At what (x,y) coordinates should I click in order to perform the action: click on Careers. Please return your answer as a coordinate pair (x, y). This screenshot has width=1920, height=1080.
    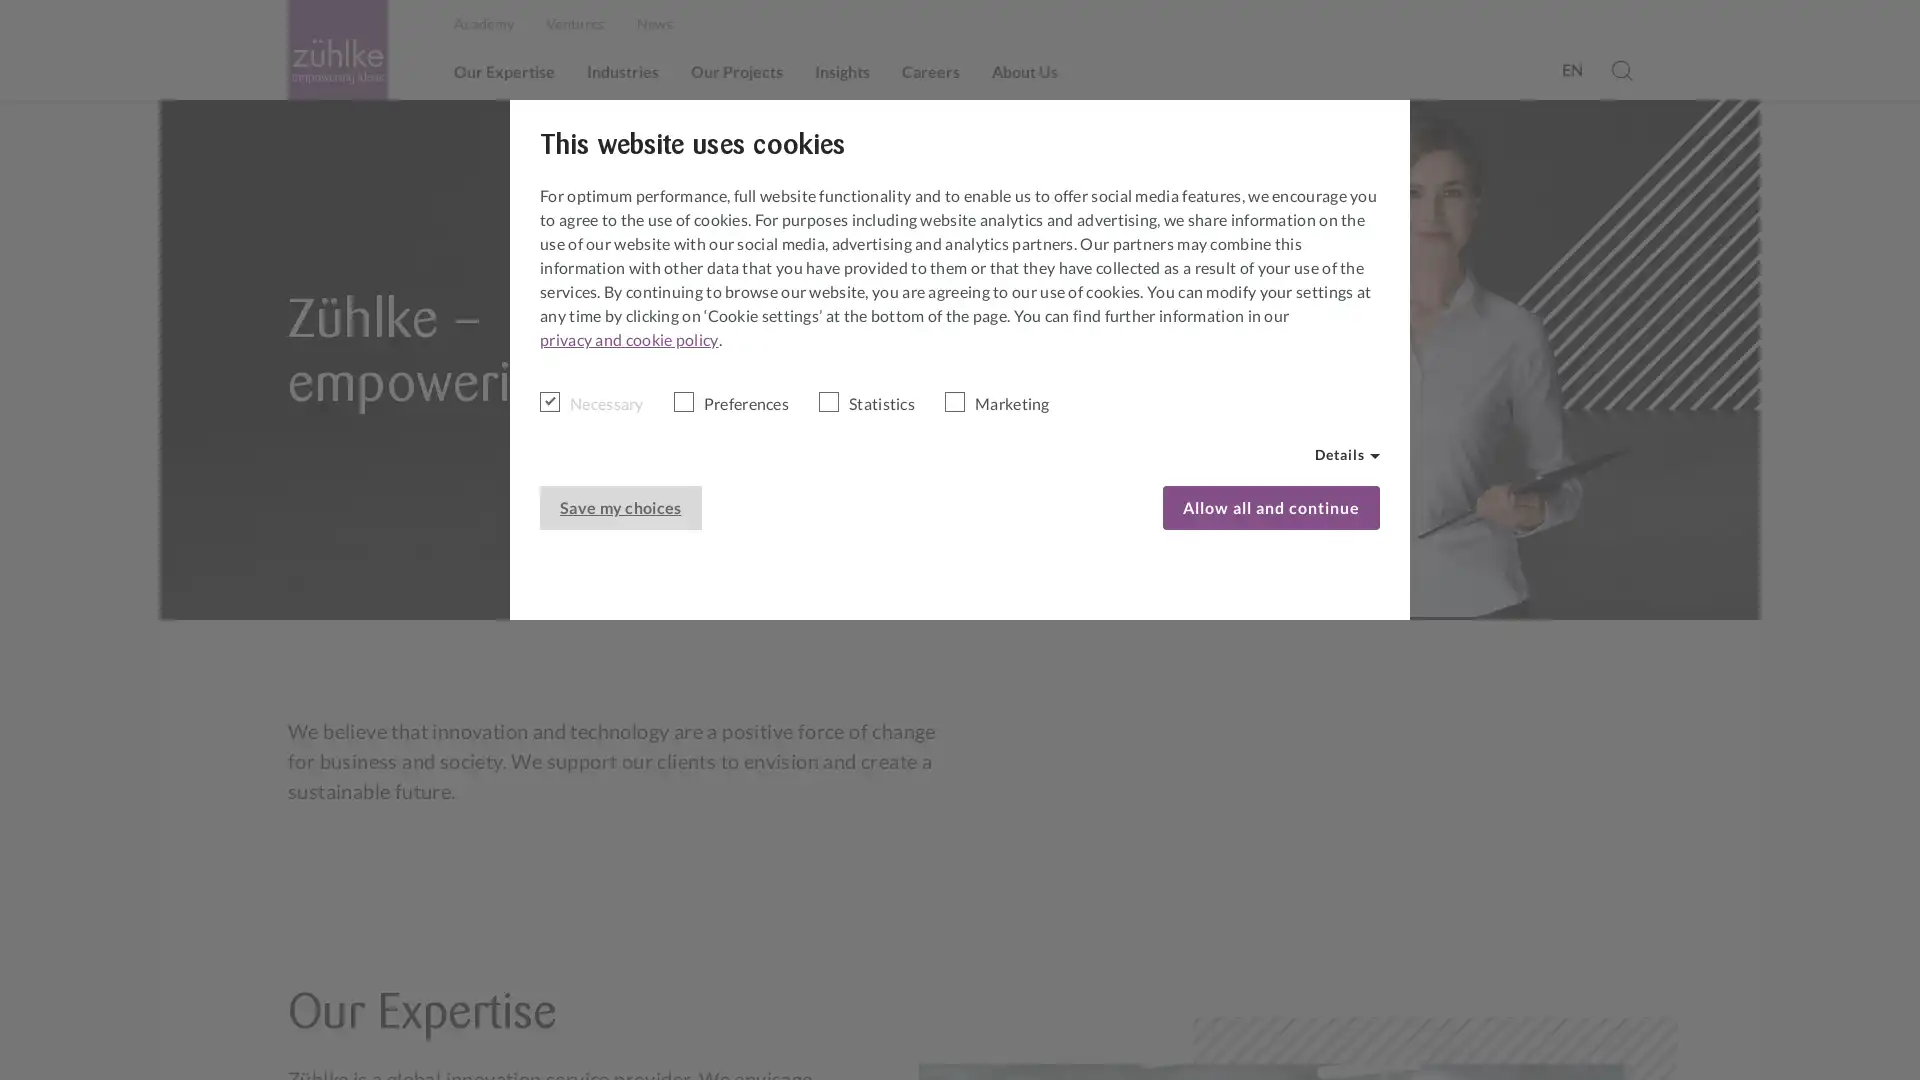
    Looking at the image, I should click on (930, 71).